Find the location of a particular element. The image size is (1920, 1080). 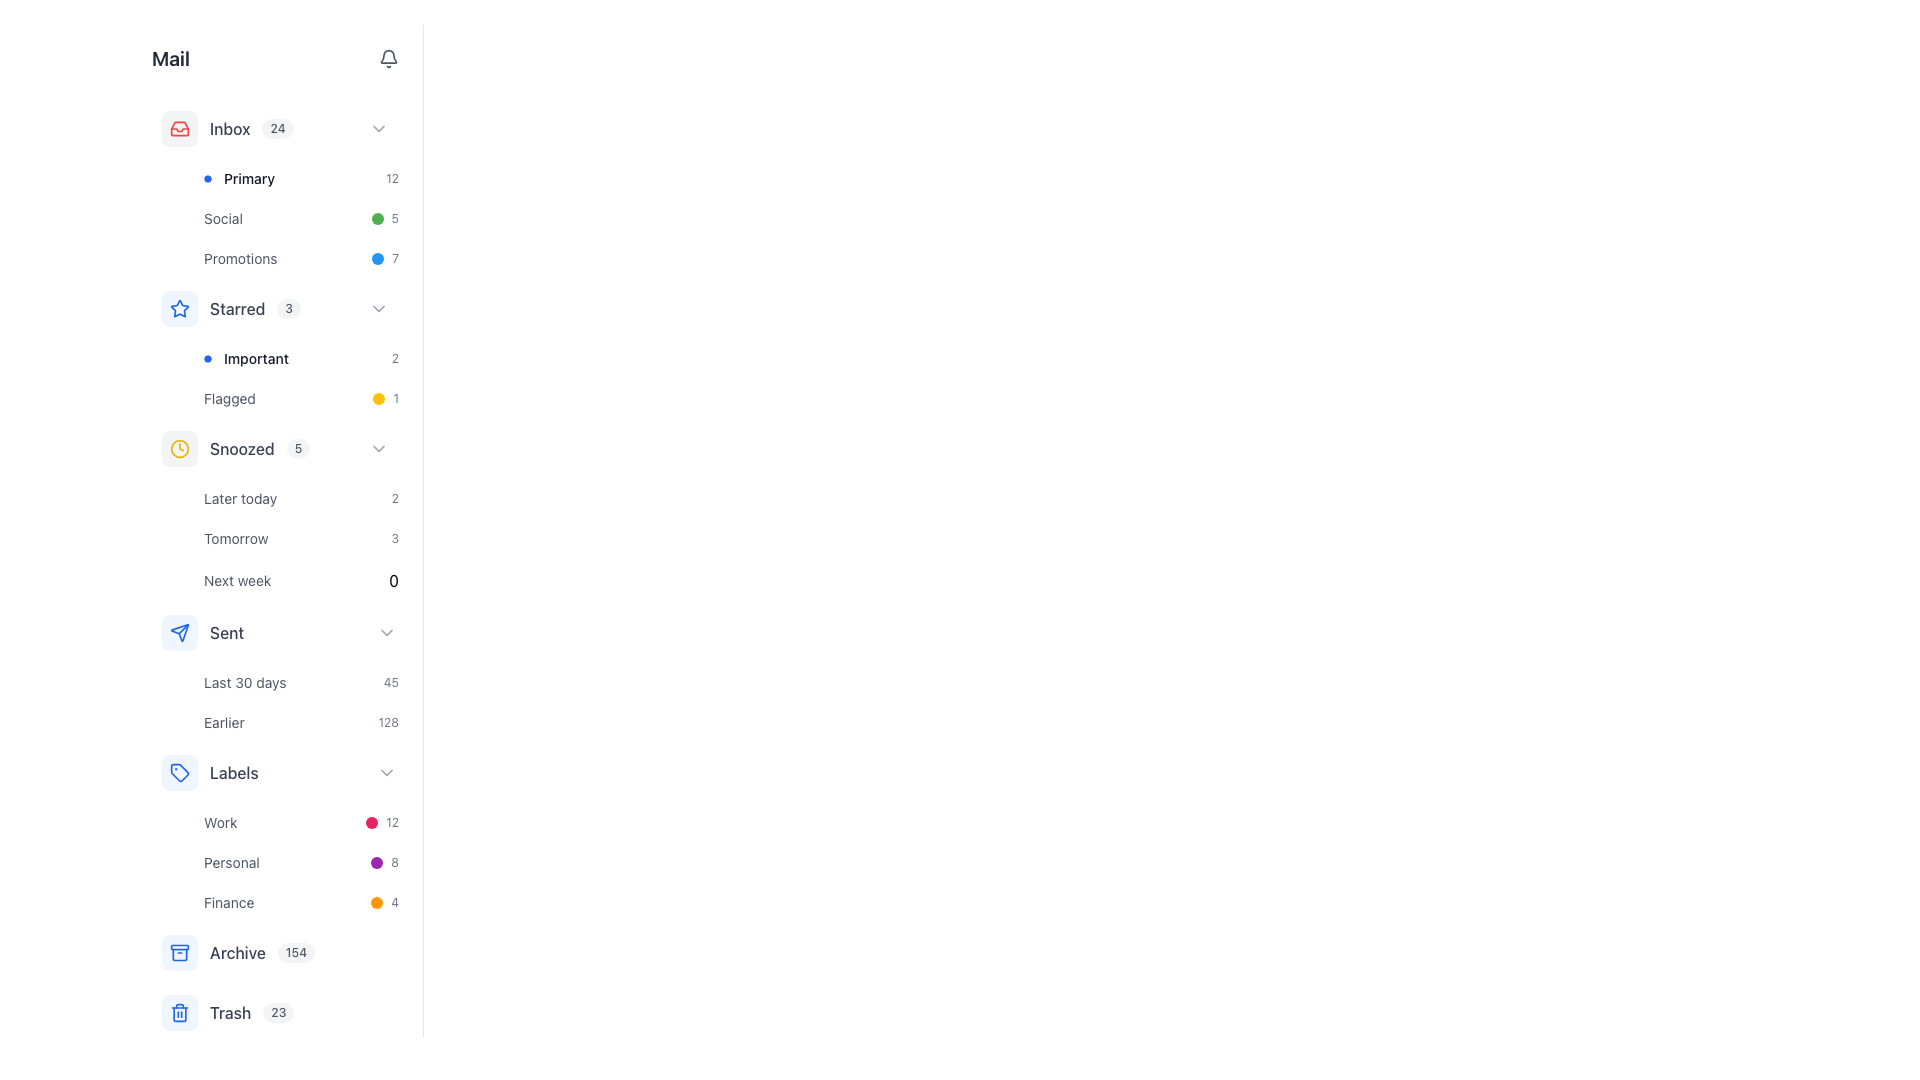

the numerical value displayed in the 'Snoozed' section, which is the second item in the horizontal grouping adjacent to the text 'Snoozed' is located at coordinates (297, 447).